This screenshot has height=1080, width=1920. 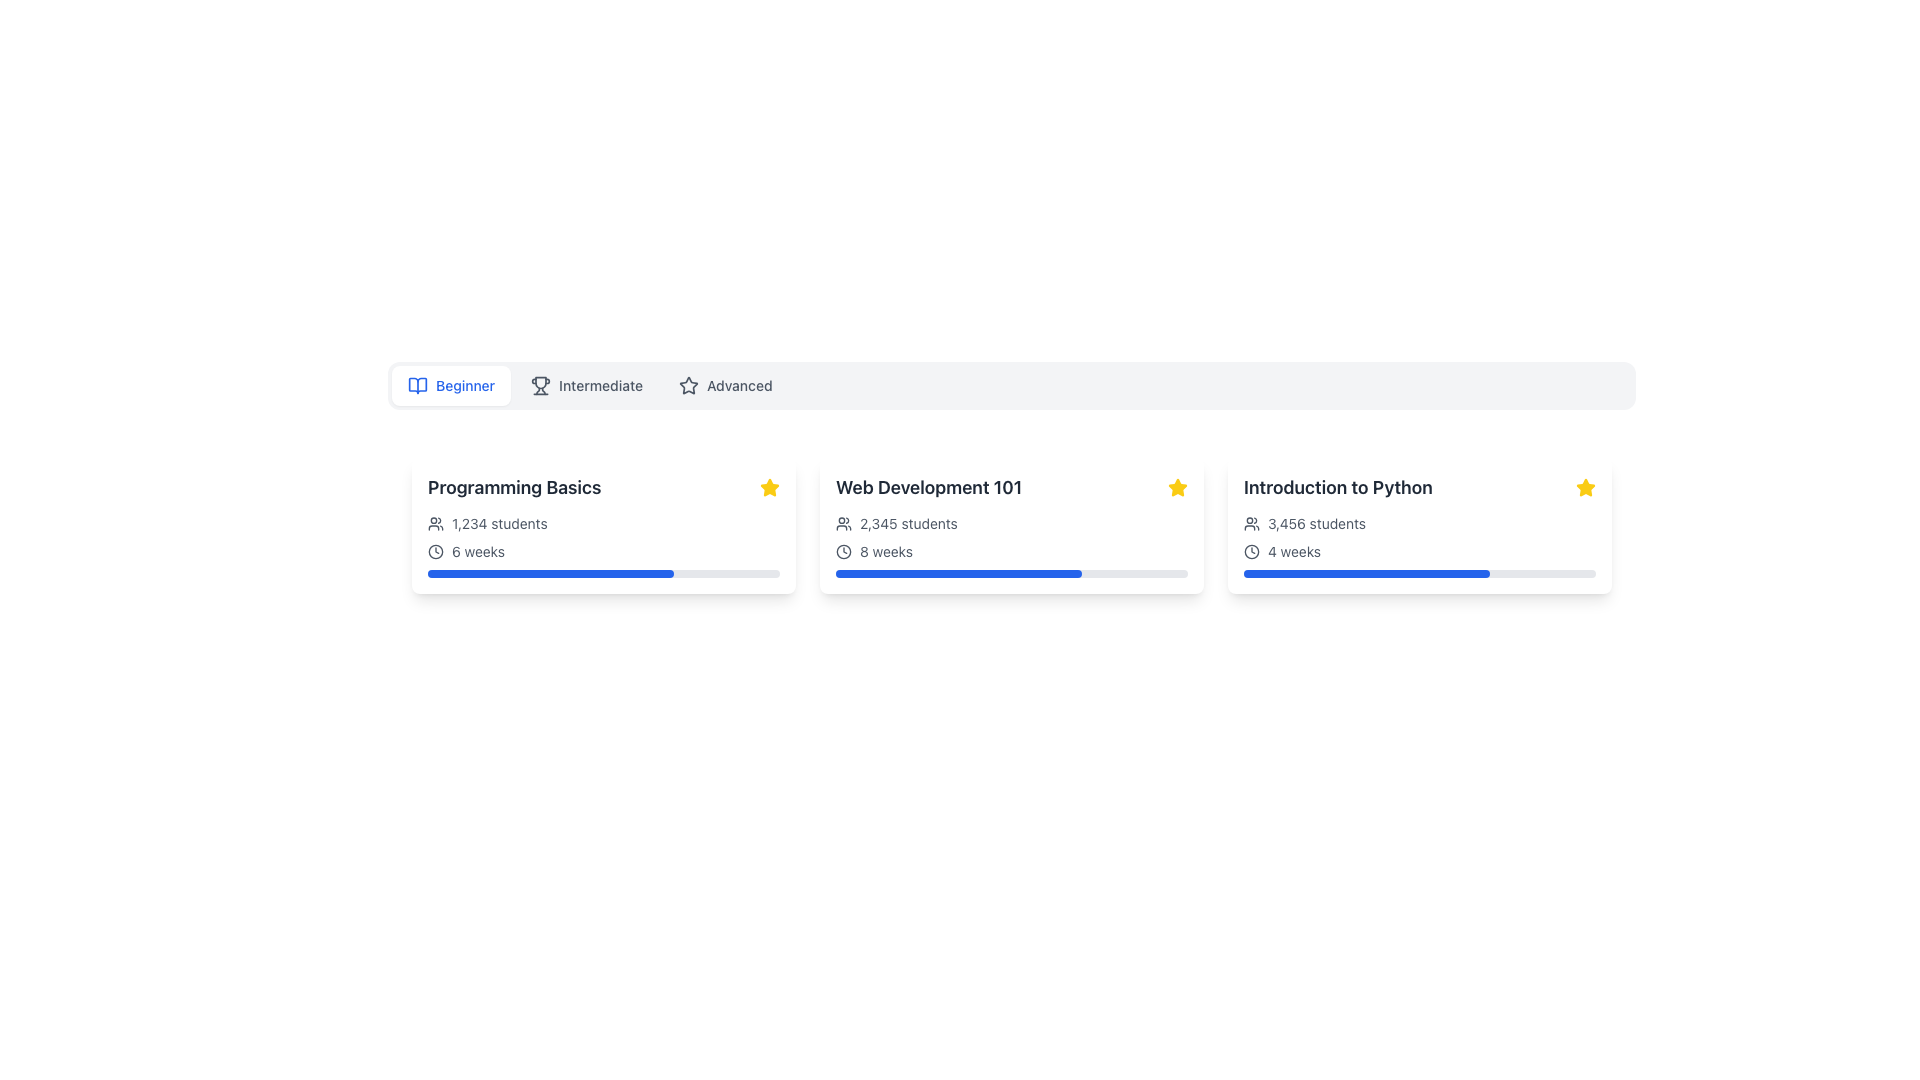 What do you see at coordinates (1251, 551) in the screenshot?
I see `circular clock icon located to the left of the '4 weeks' text in the 'Introduction to Python' card using developer tools` at bounding box center [1251, 551].